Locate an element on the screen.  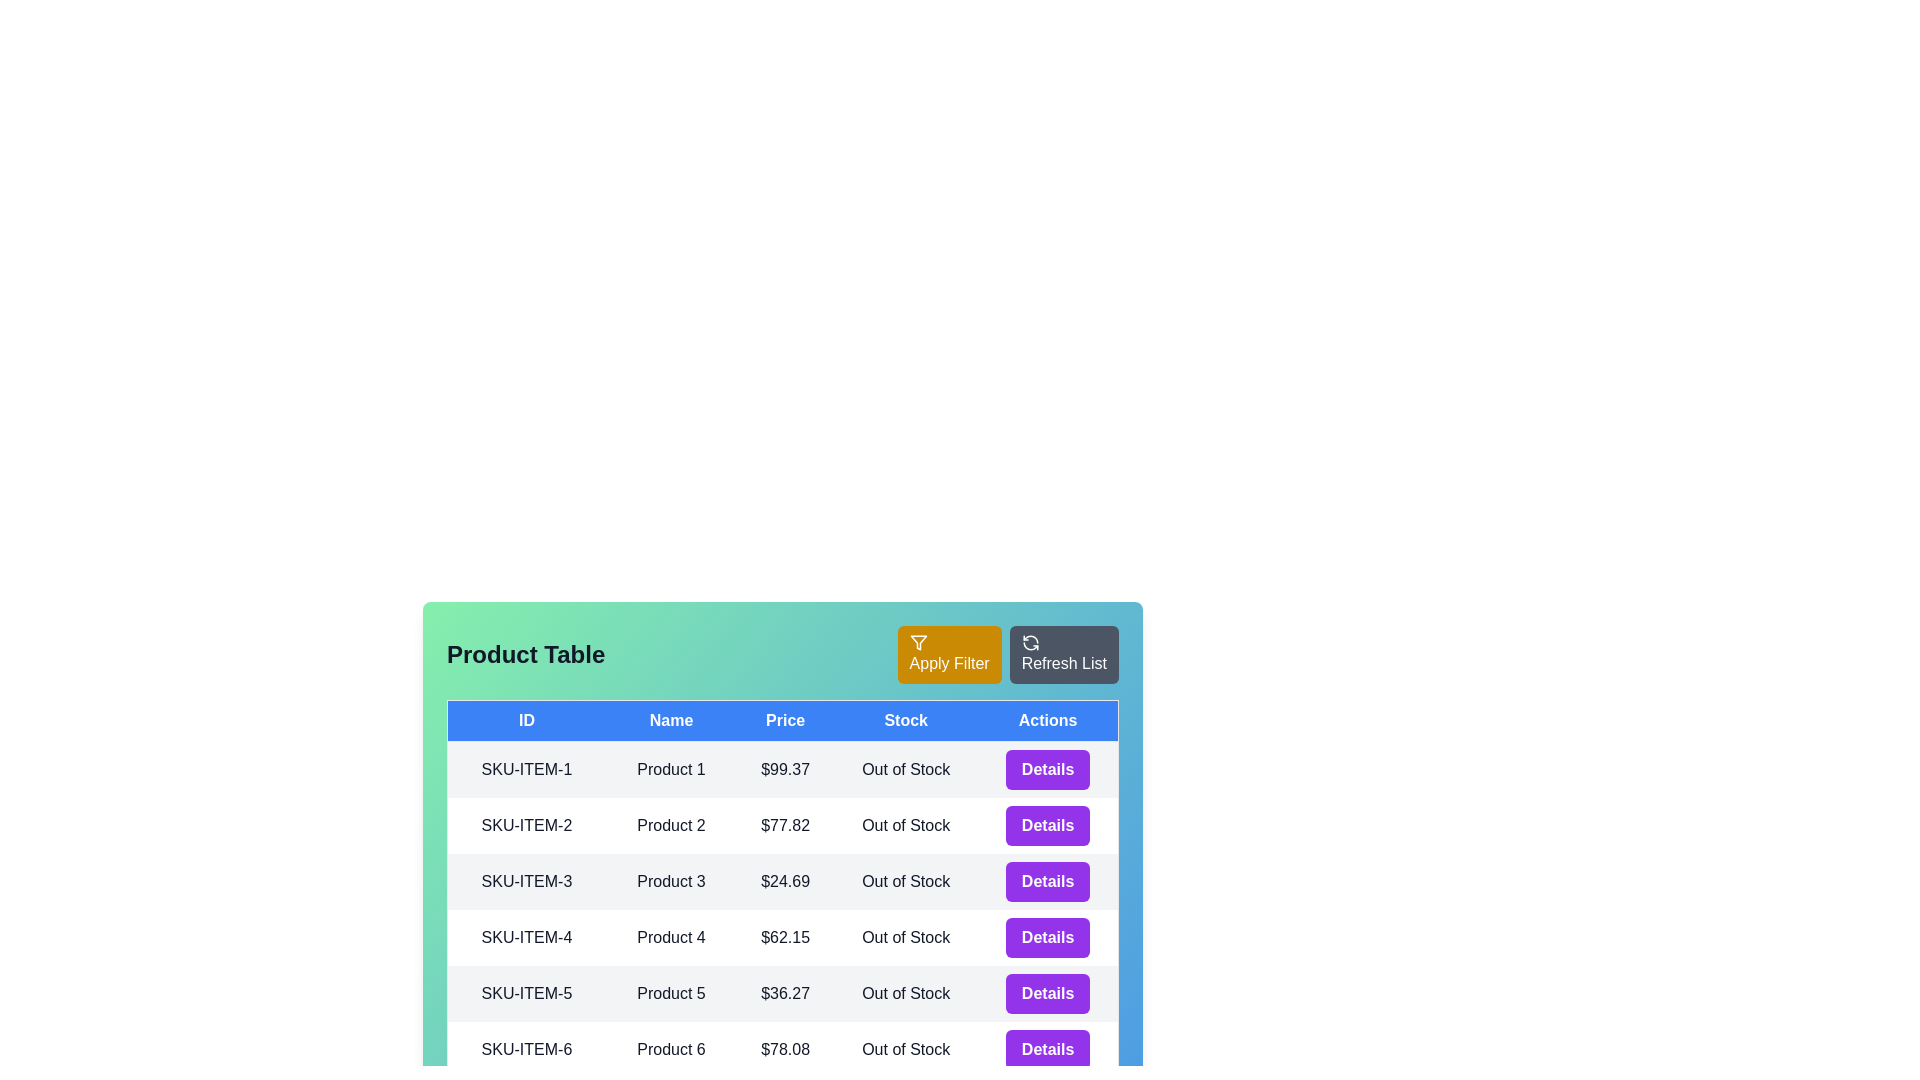
the button labeled Details is located at coordinates (1047, 769).